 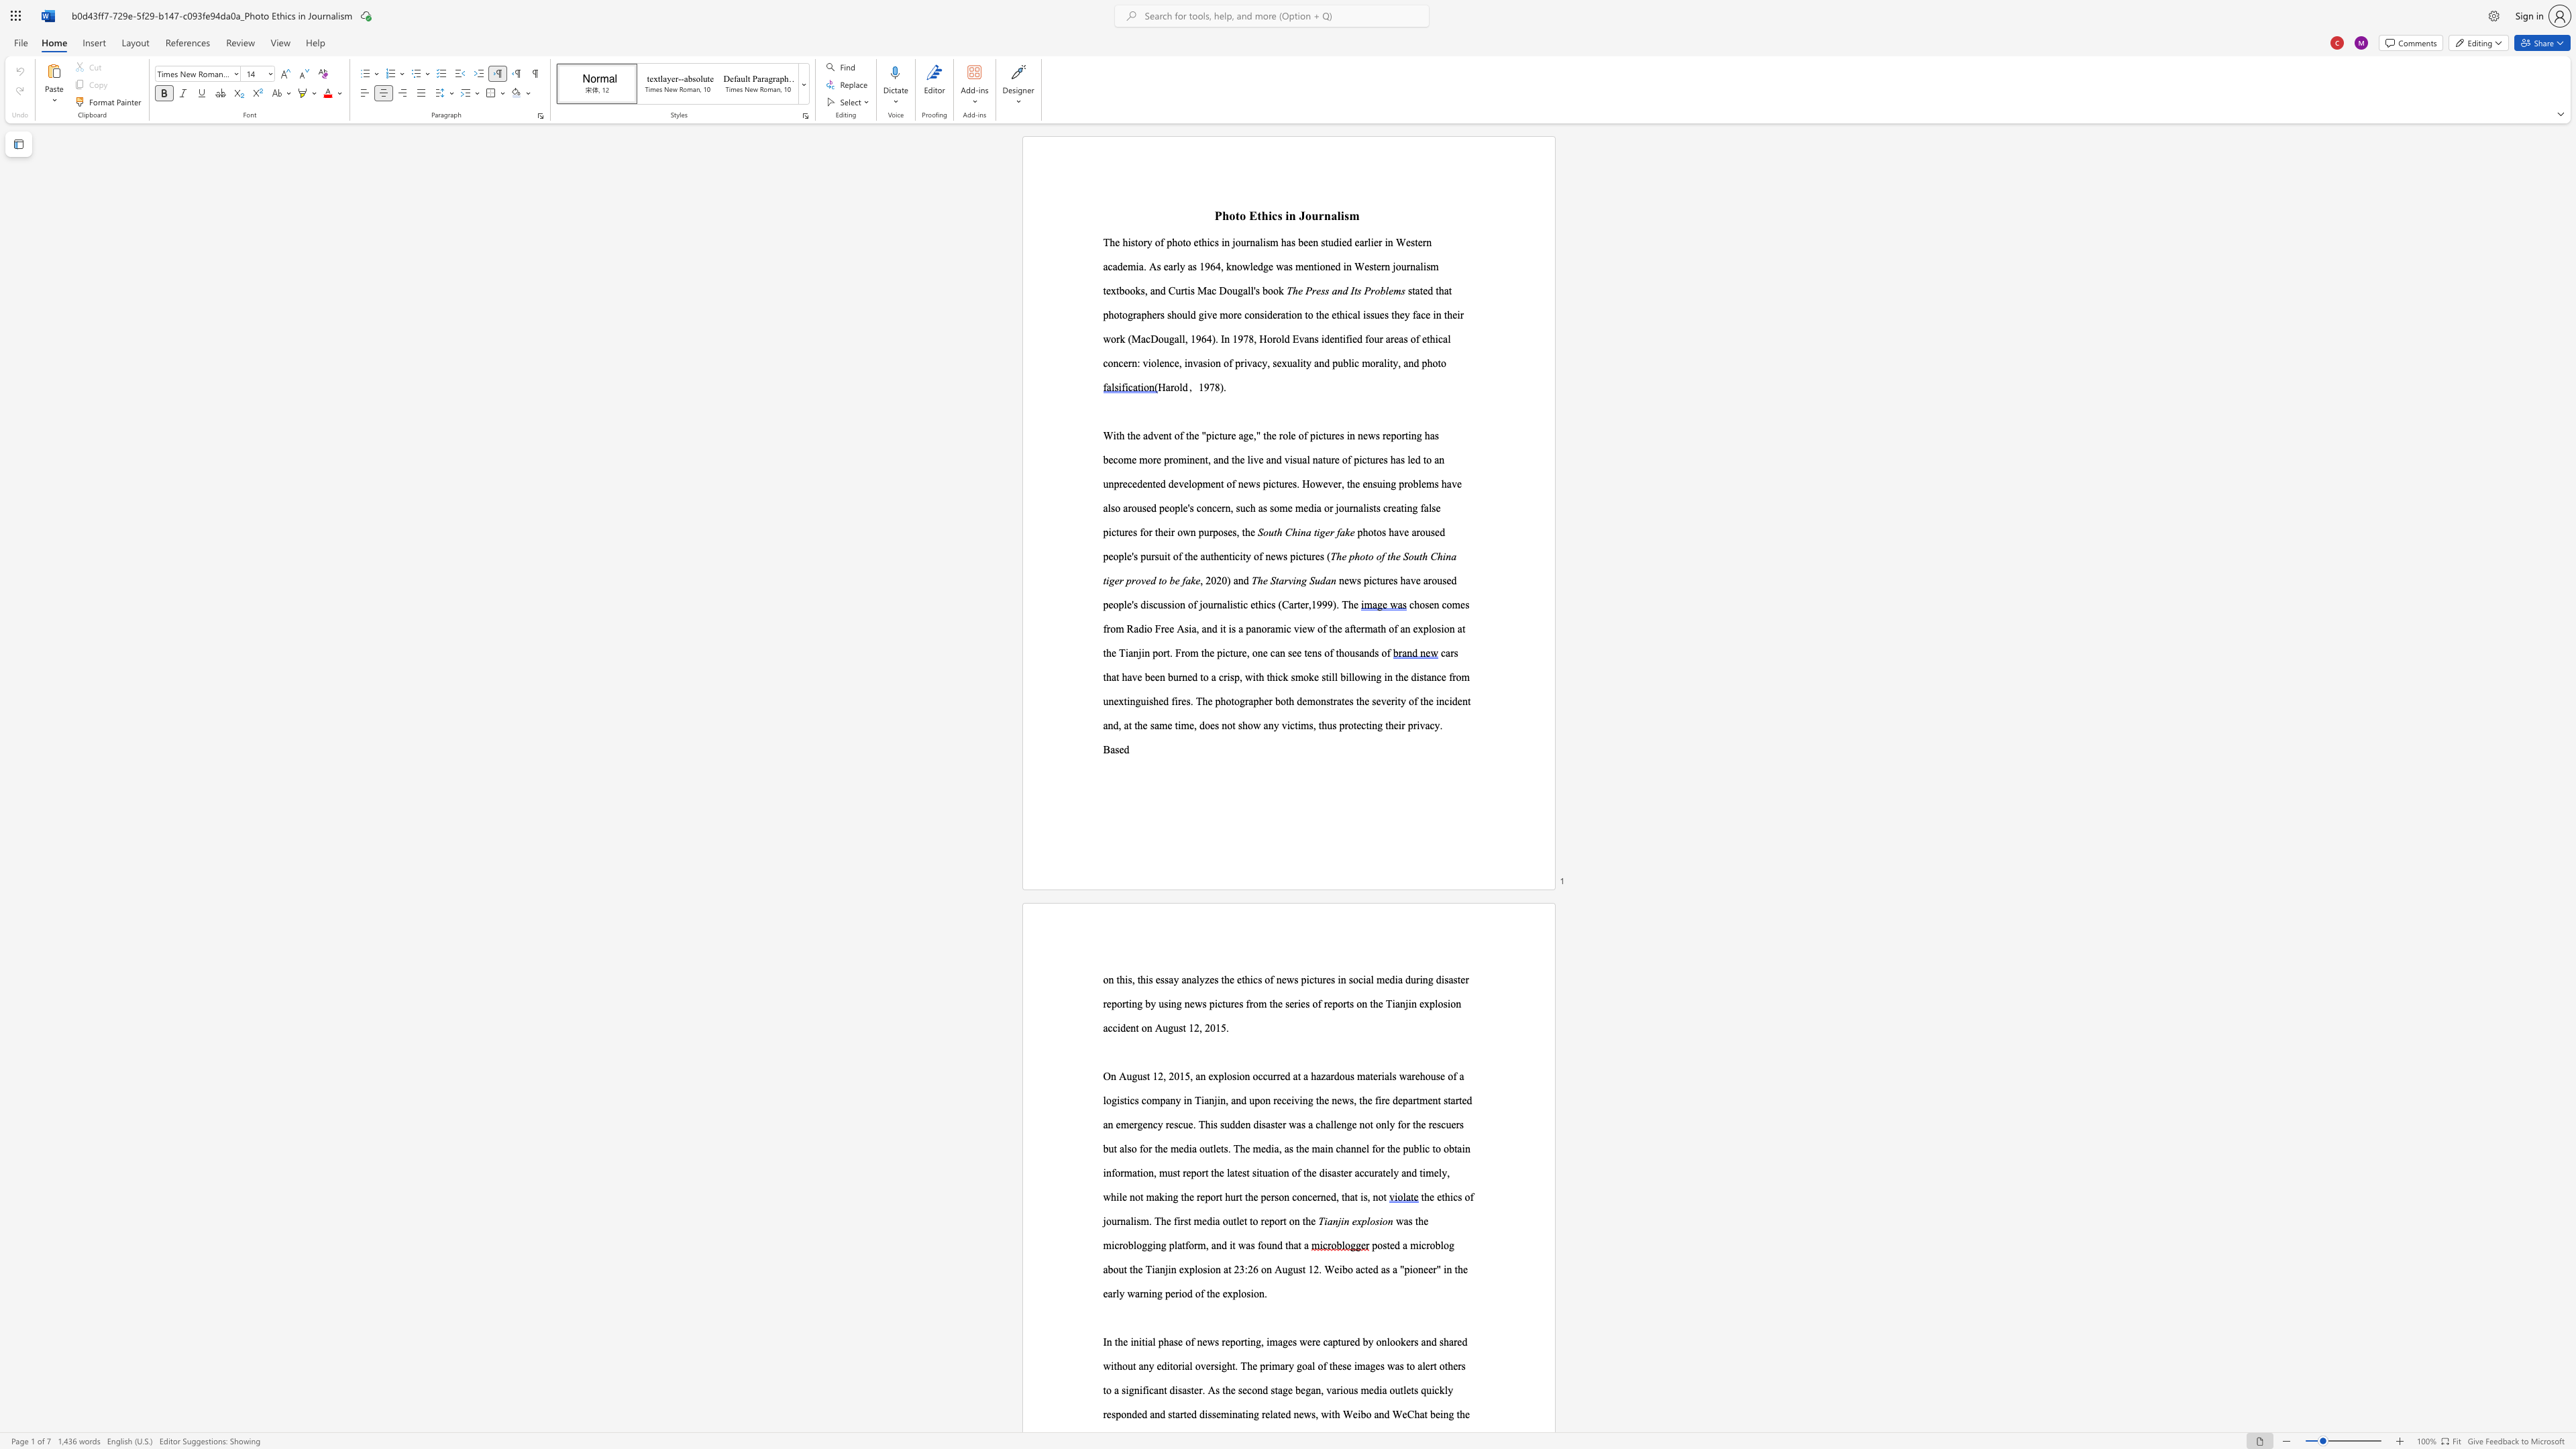 What do you see at coordinates (1207, 266) in the screenshot?
I see `the 1th character "9" in the text` at bounding box center [1207, 266].